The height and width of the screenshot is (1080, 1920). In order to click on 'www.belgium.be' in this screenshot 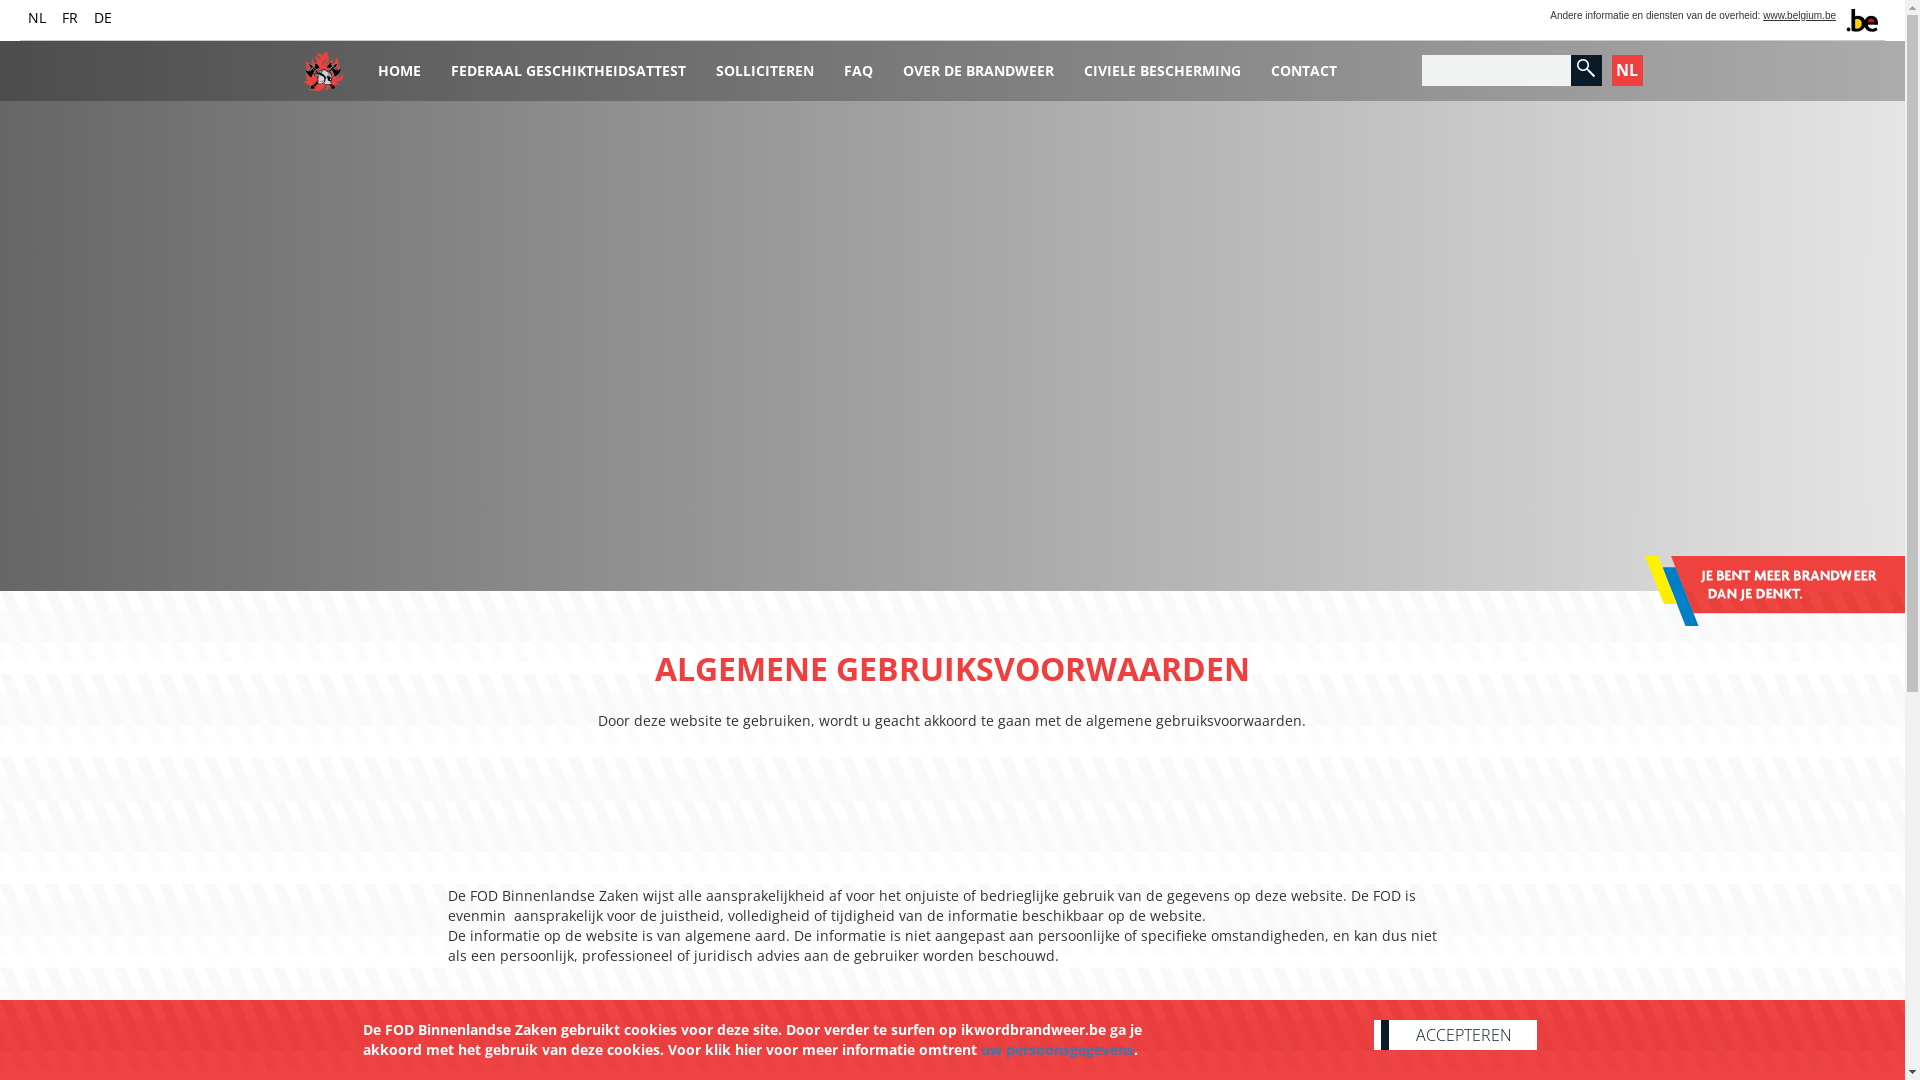, I will do `click(1799, 15)`.